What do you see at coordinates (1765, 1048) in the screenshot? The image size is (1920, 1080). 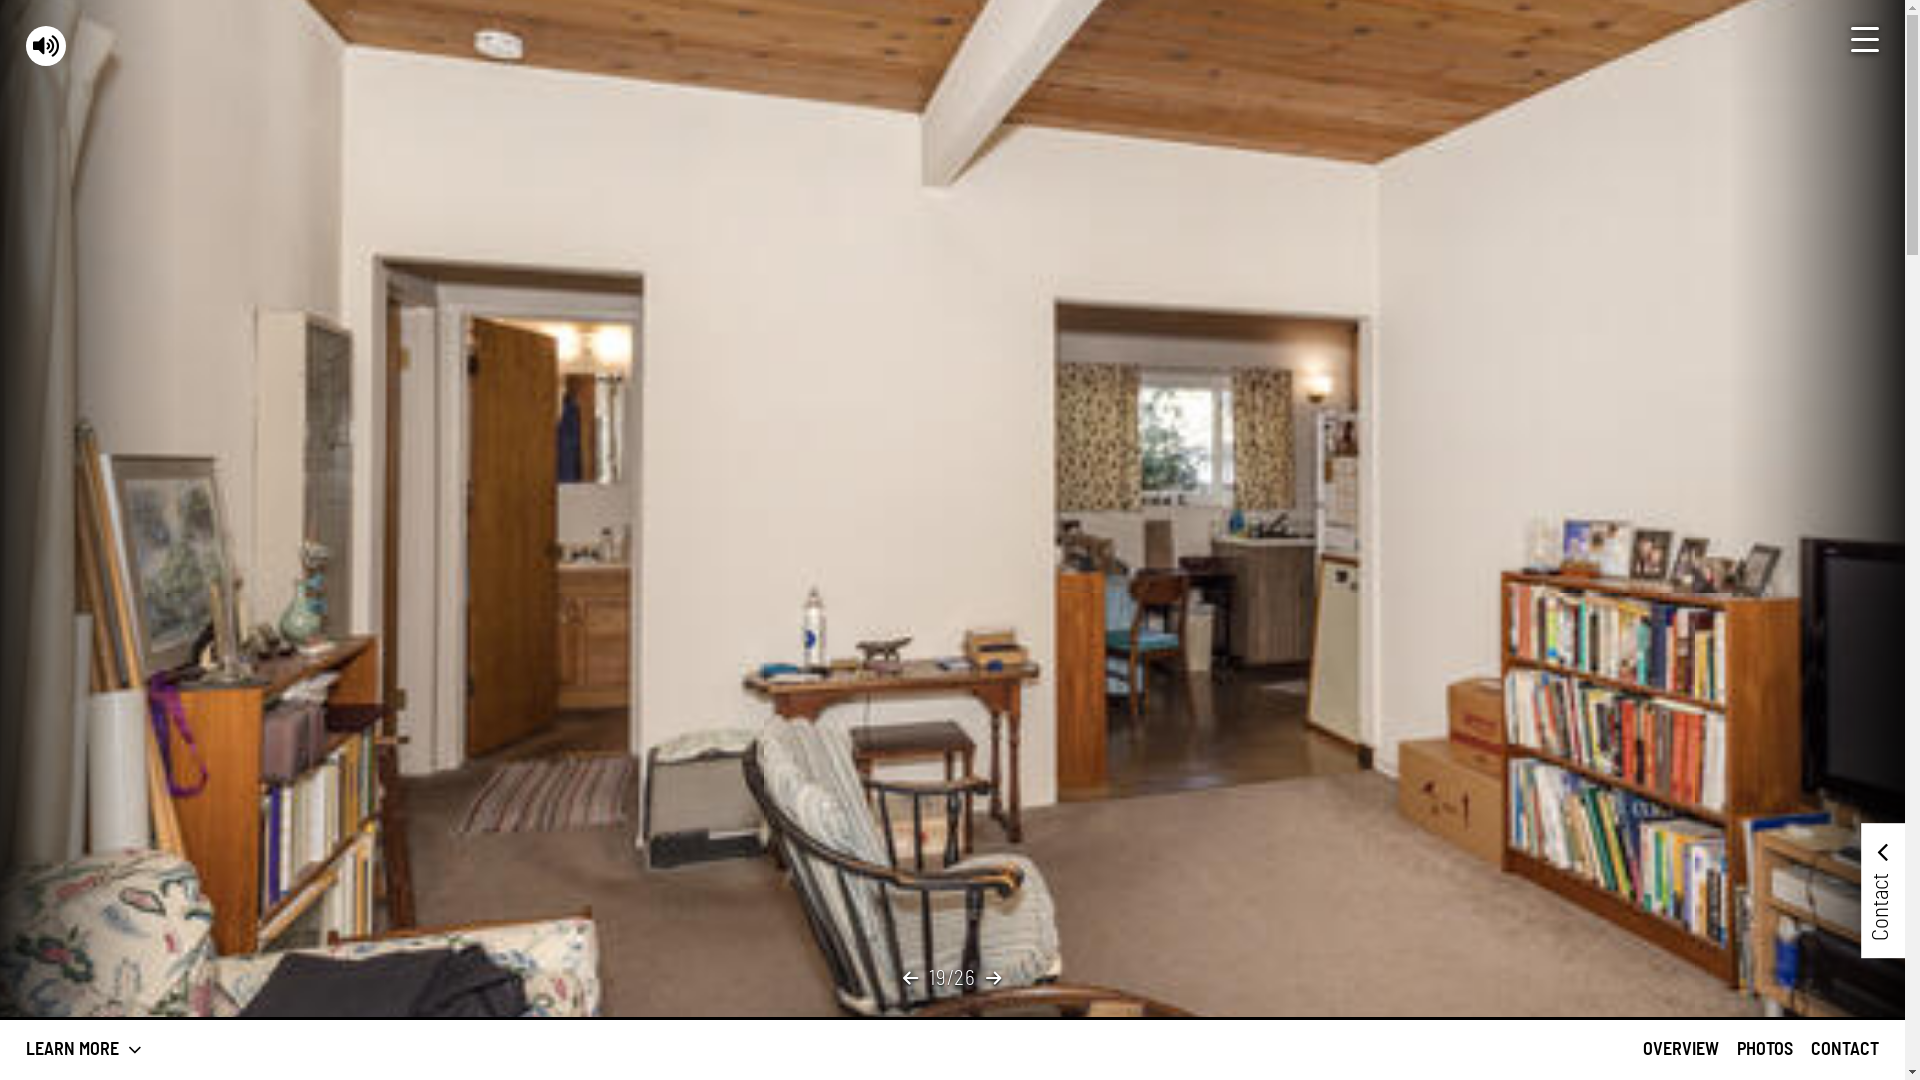 I see `'PHOTOS'` at bounding box center [1765, 1048].